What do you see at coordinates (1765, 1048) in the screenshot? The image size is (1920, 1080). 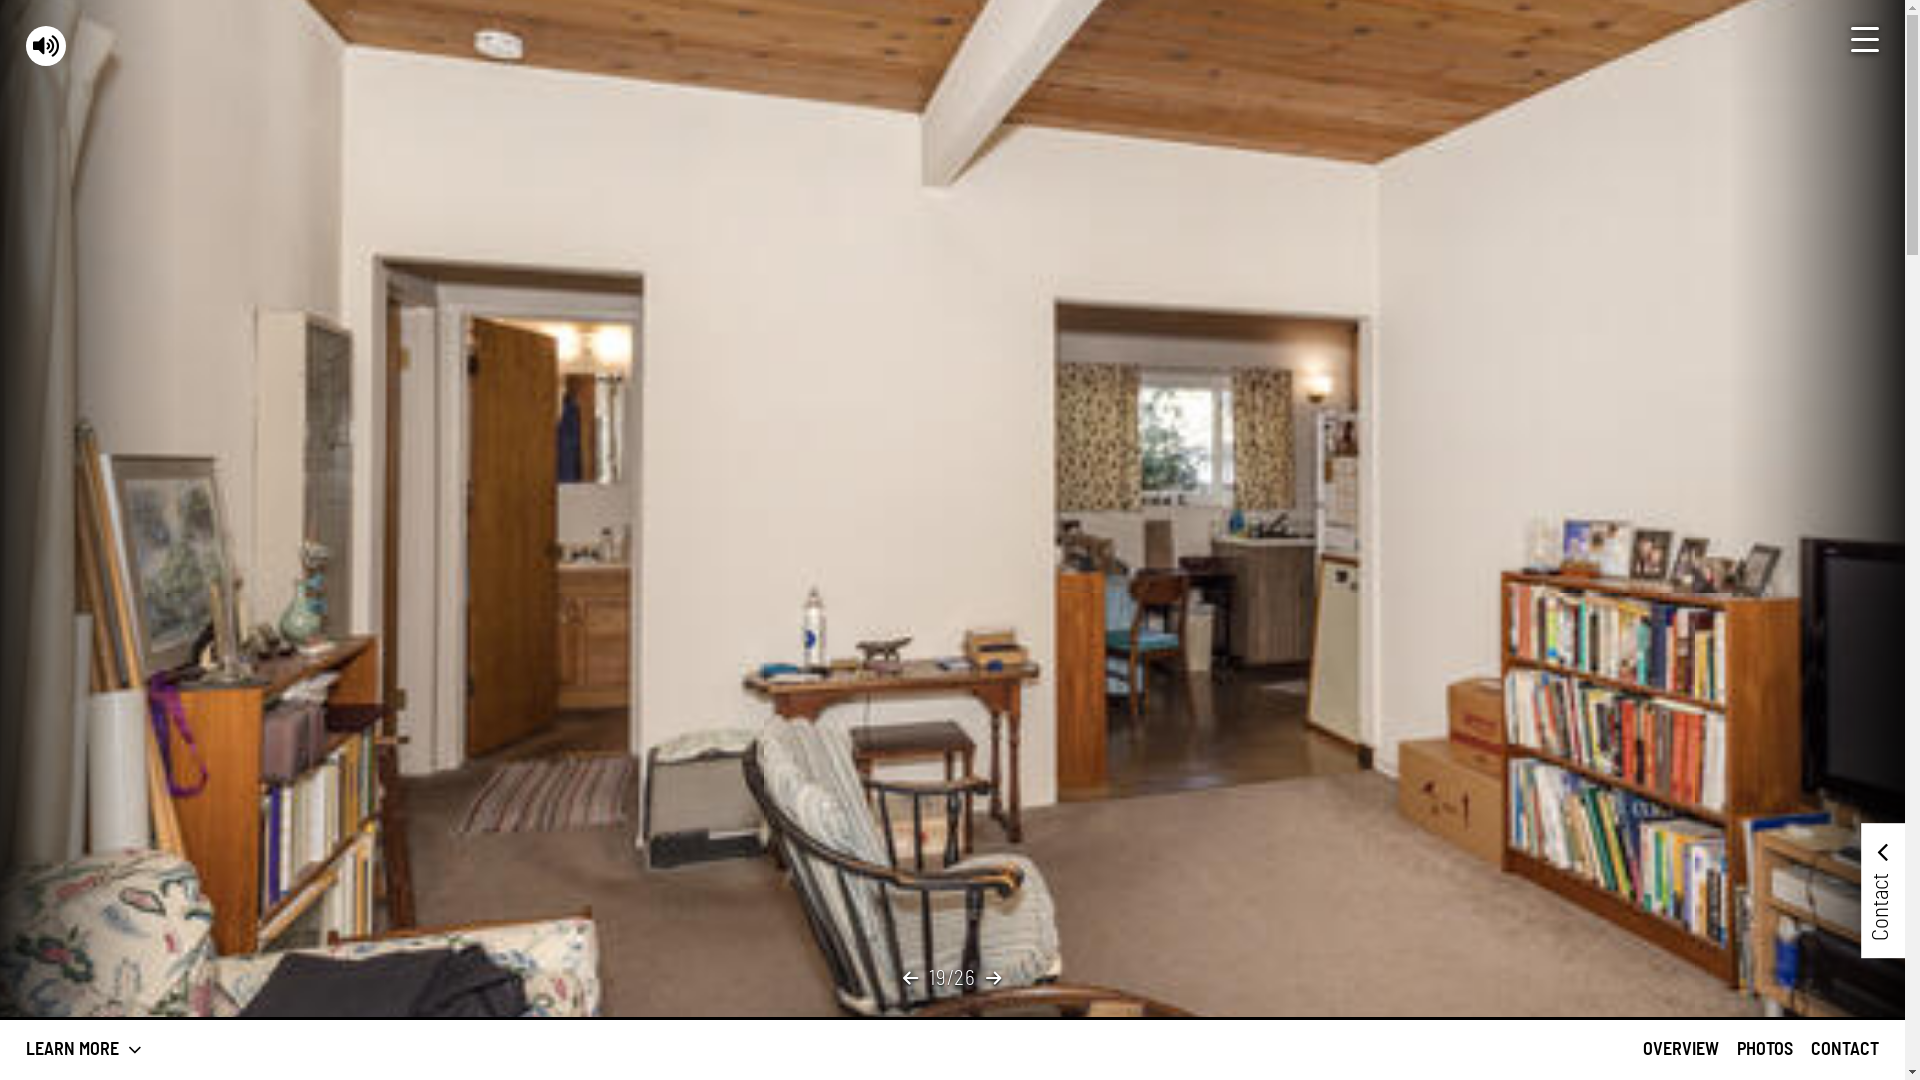 I see `'PHOTOS'` at bounding box center [1765, 1048].